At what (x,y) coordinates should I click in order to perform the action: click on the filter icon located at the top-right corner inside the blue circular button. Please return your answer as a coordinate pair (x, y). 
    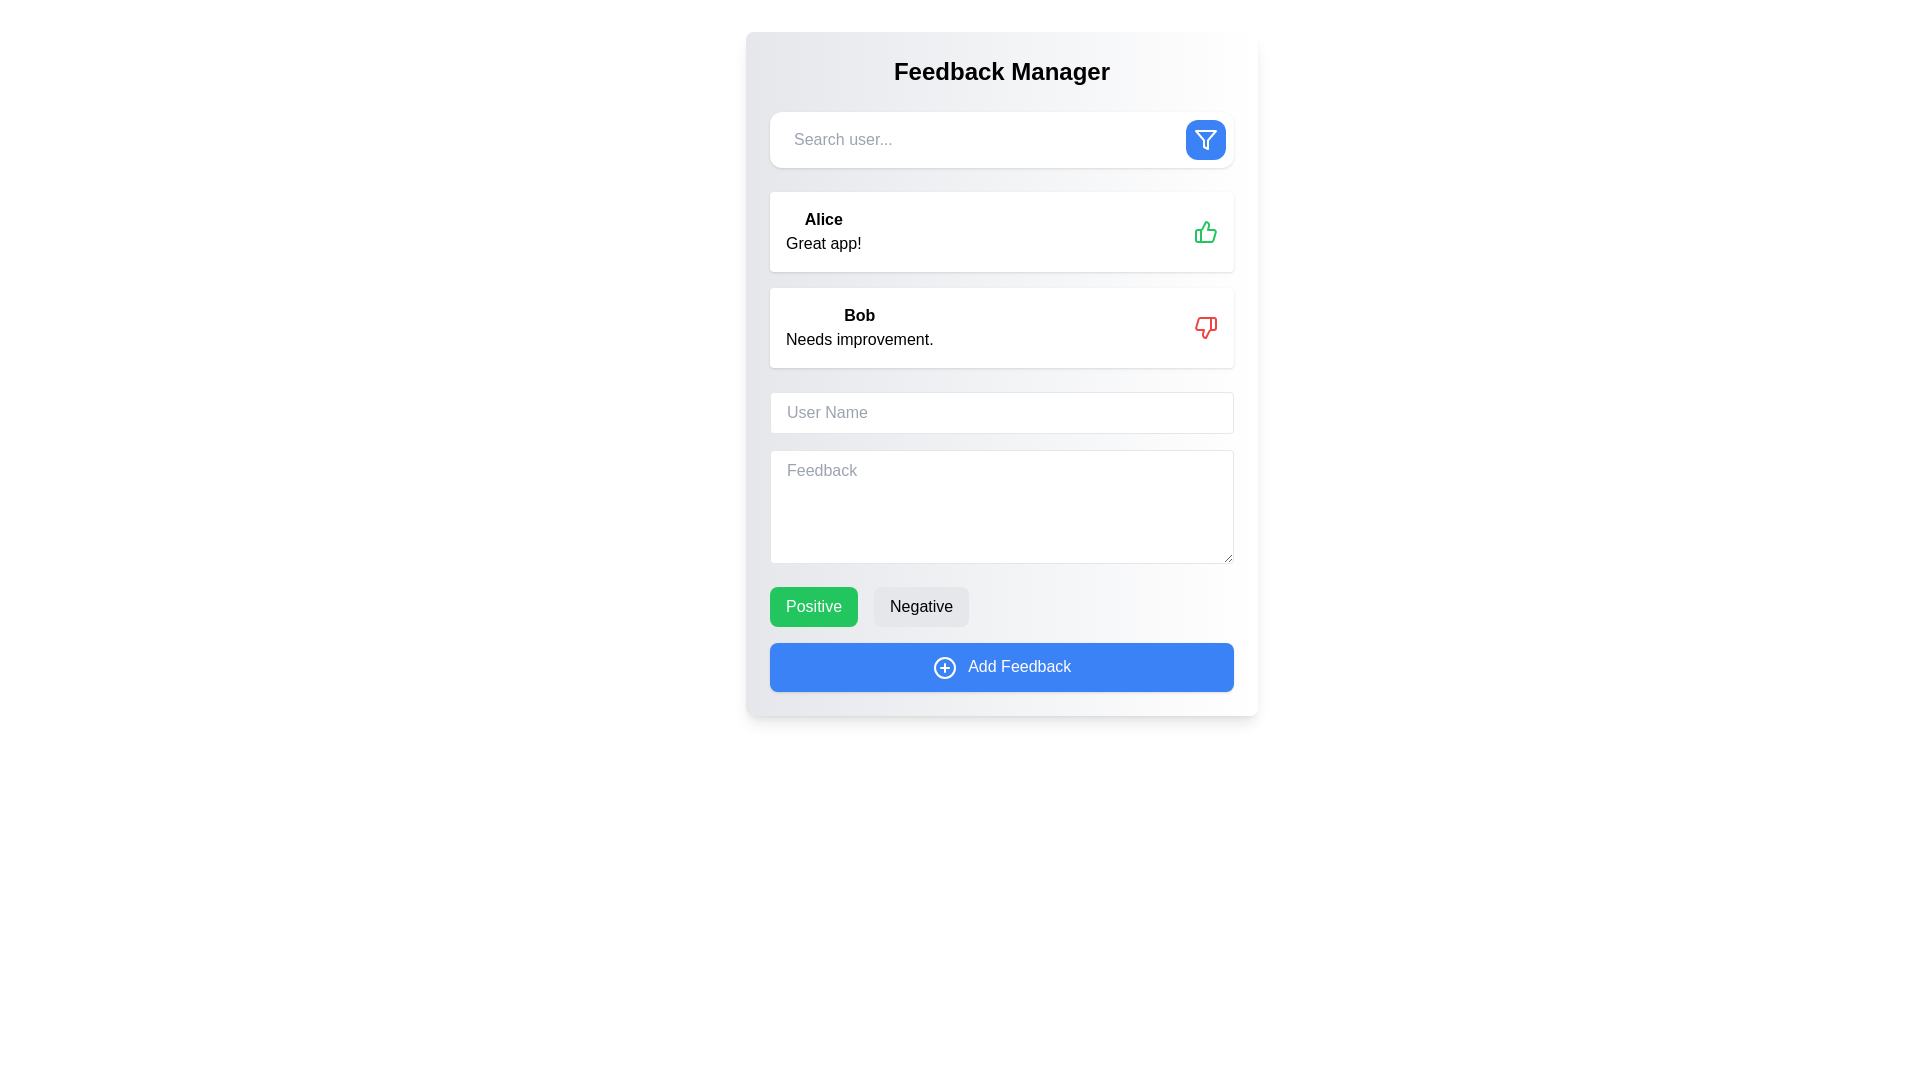
    Looking at the image, I should click on (1204, 138).